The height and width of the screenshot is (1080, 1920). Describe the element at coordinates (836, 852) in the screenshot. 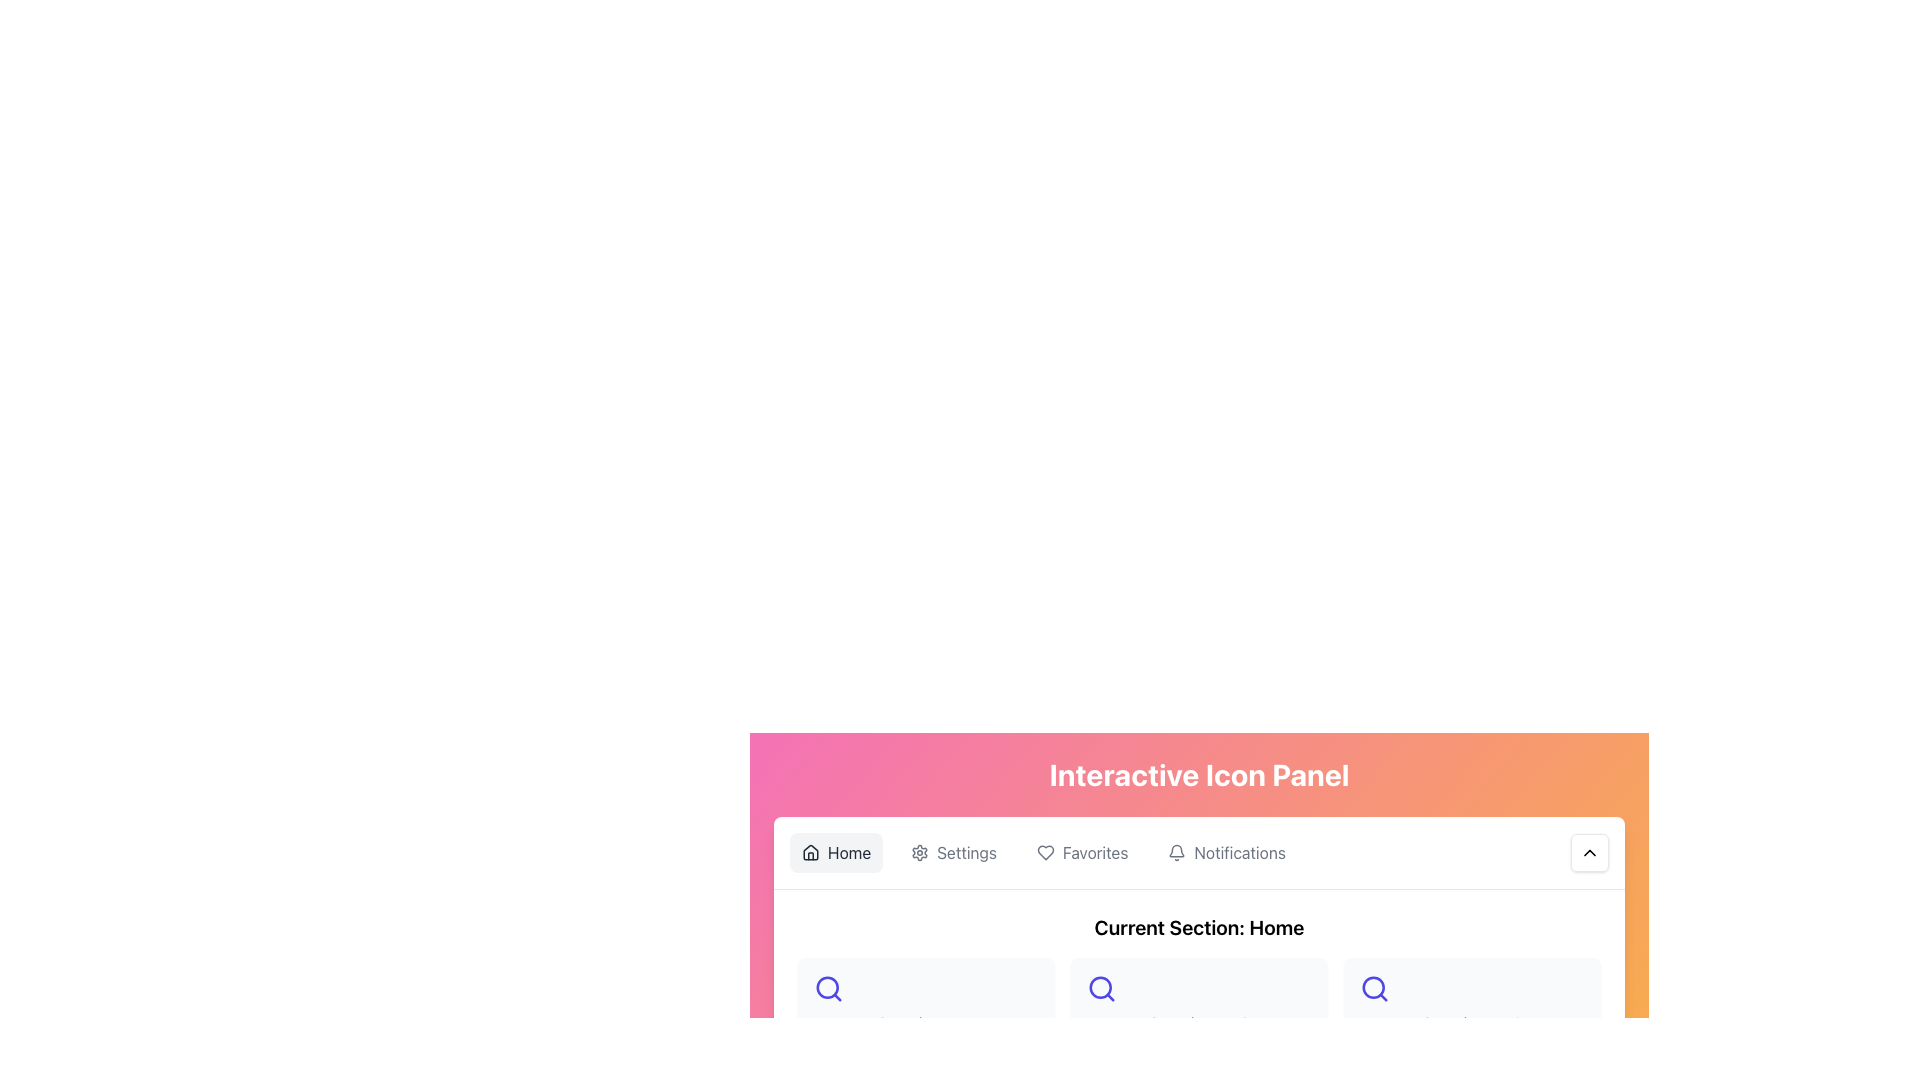

I see `the 'Home' button located on the navigation bar at the top of the interface, which features a house-shaped icon and the text 'Home'` at that location.